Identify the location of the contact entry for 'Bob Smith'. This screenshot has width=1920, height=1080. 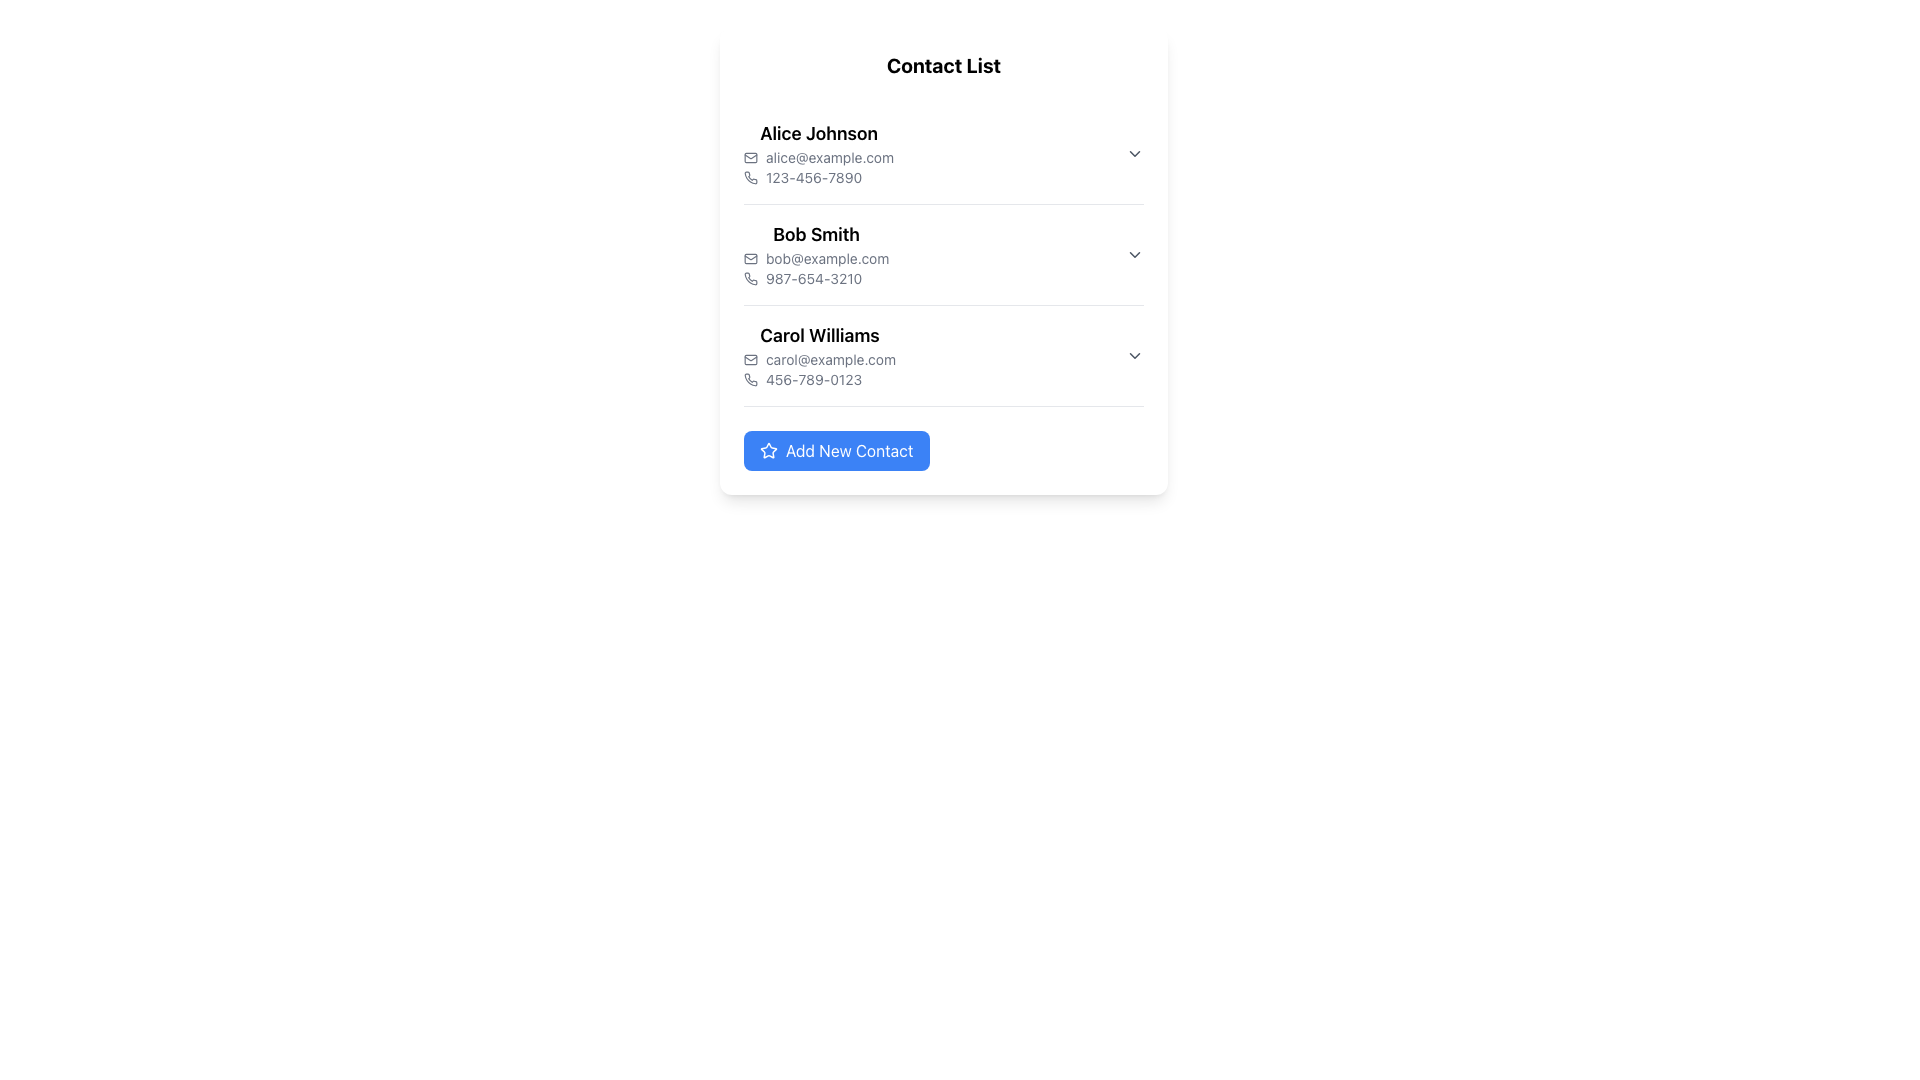
(943, 253).